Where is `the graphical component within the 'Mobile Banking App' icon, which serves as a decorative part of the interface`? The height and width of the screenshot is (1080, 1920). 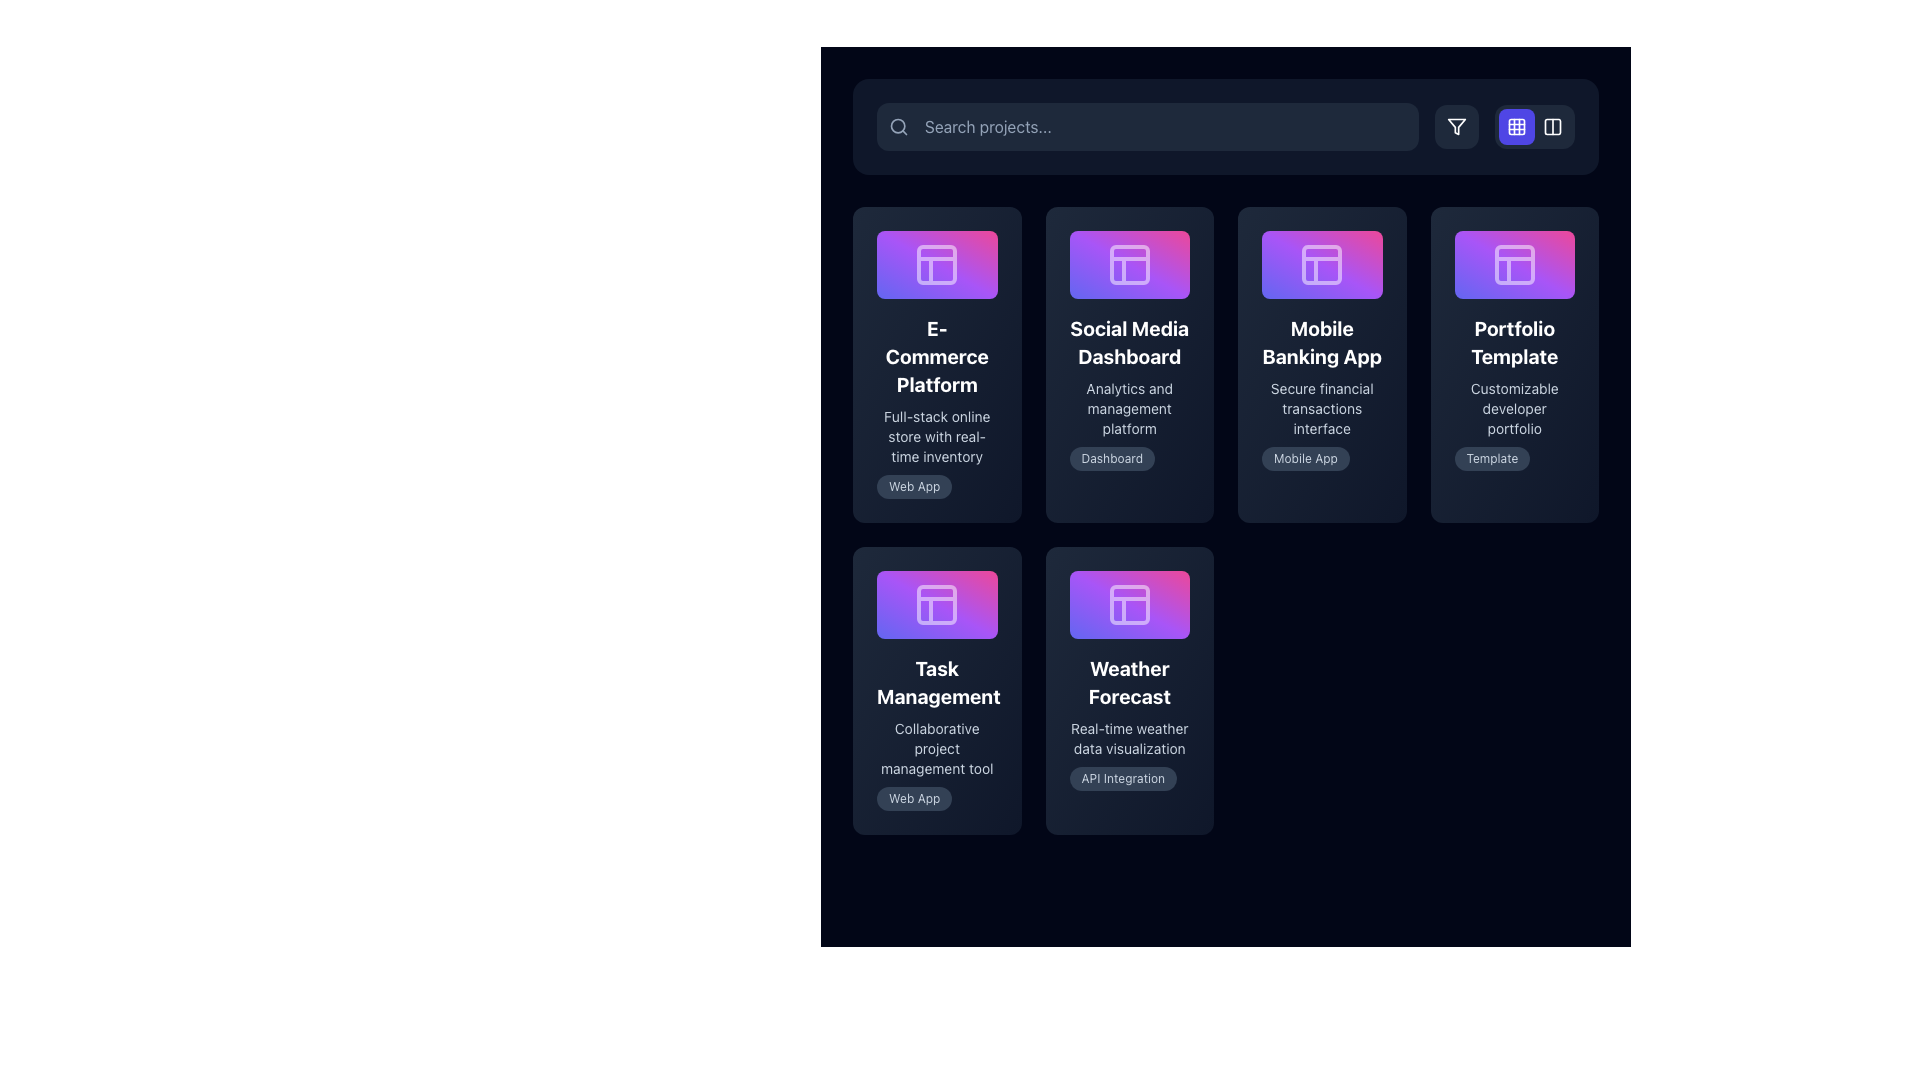 the graphical component within the 'Mobile Banking App' icon, which serves as a decorative part of the interface is located at coordinates (1322, 263).